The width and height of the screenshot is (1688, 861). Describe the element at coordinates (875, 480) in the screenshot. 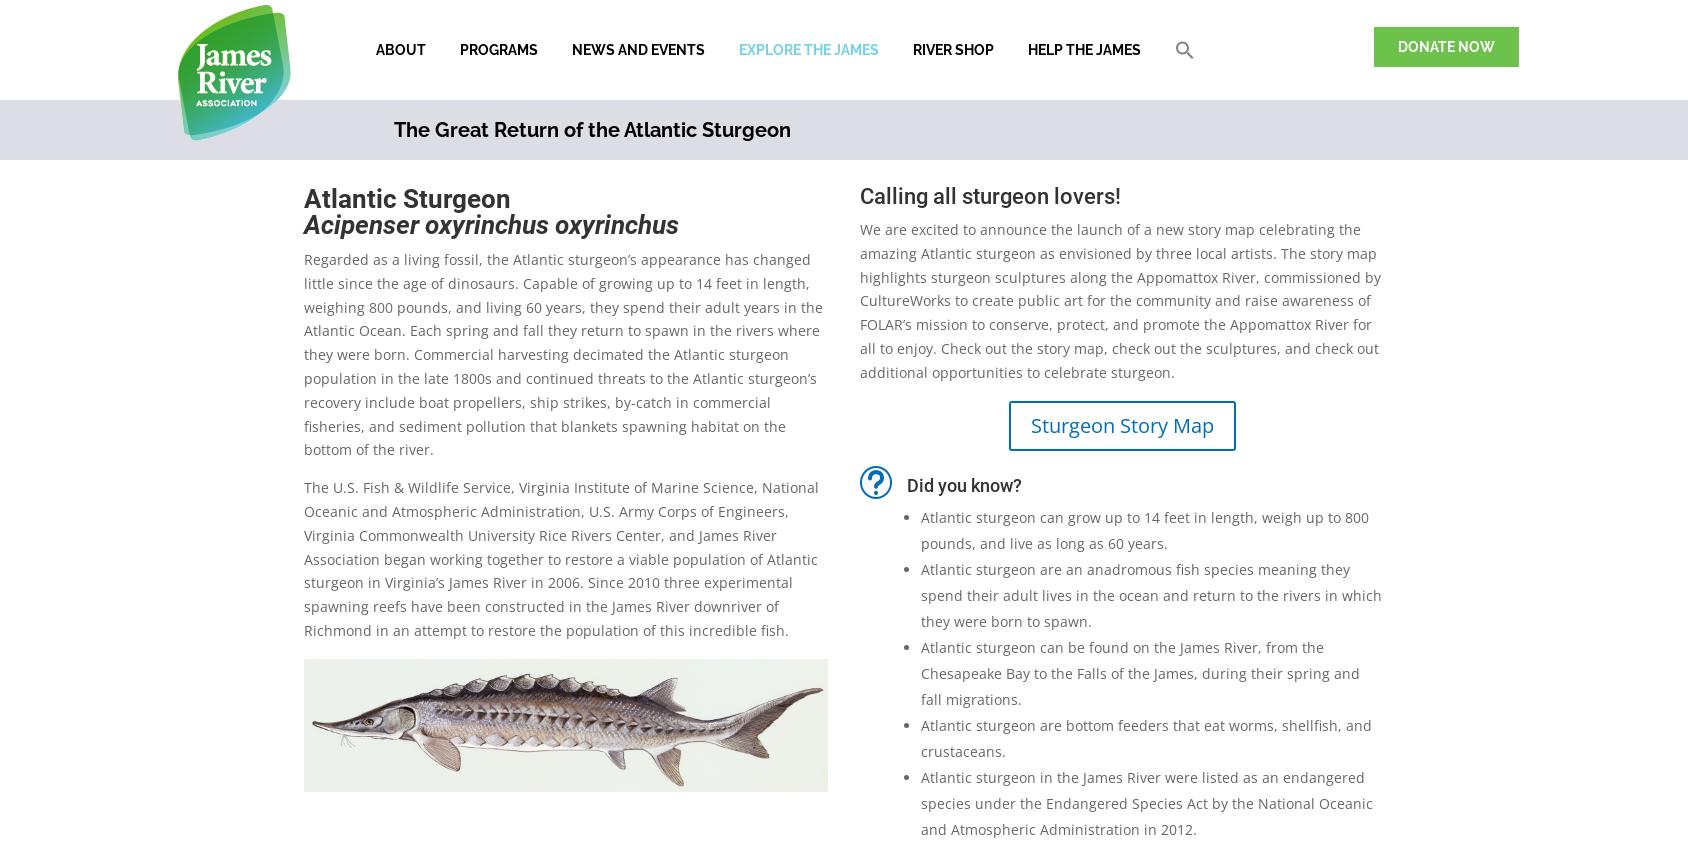

I see `'t'` at that location.